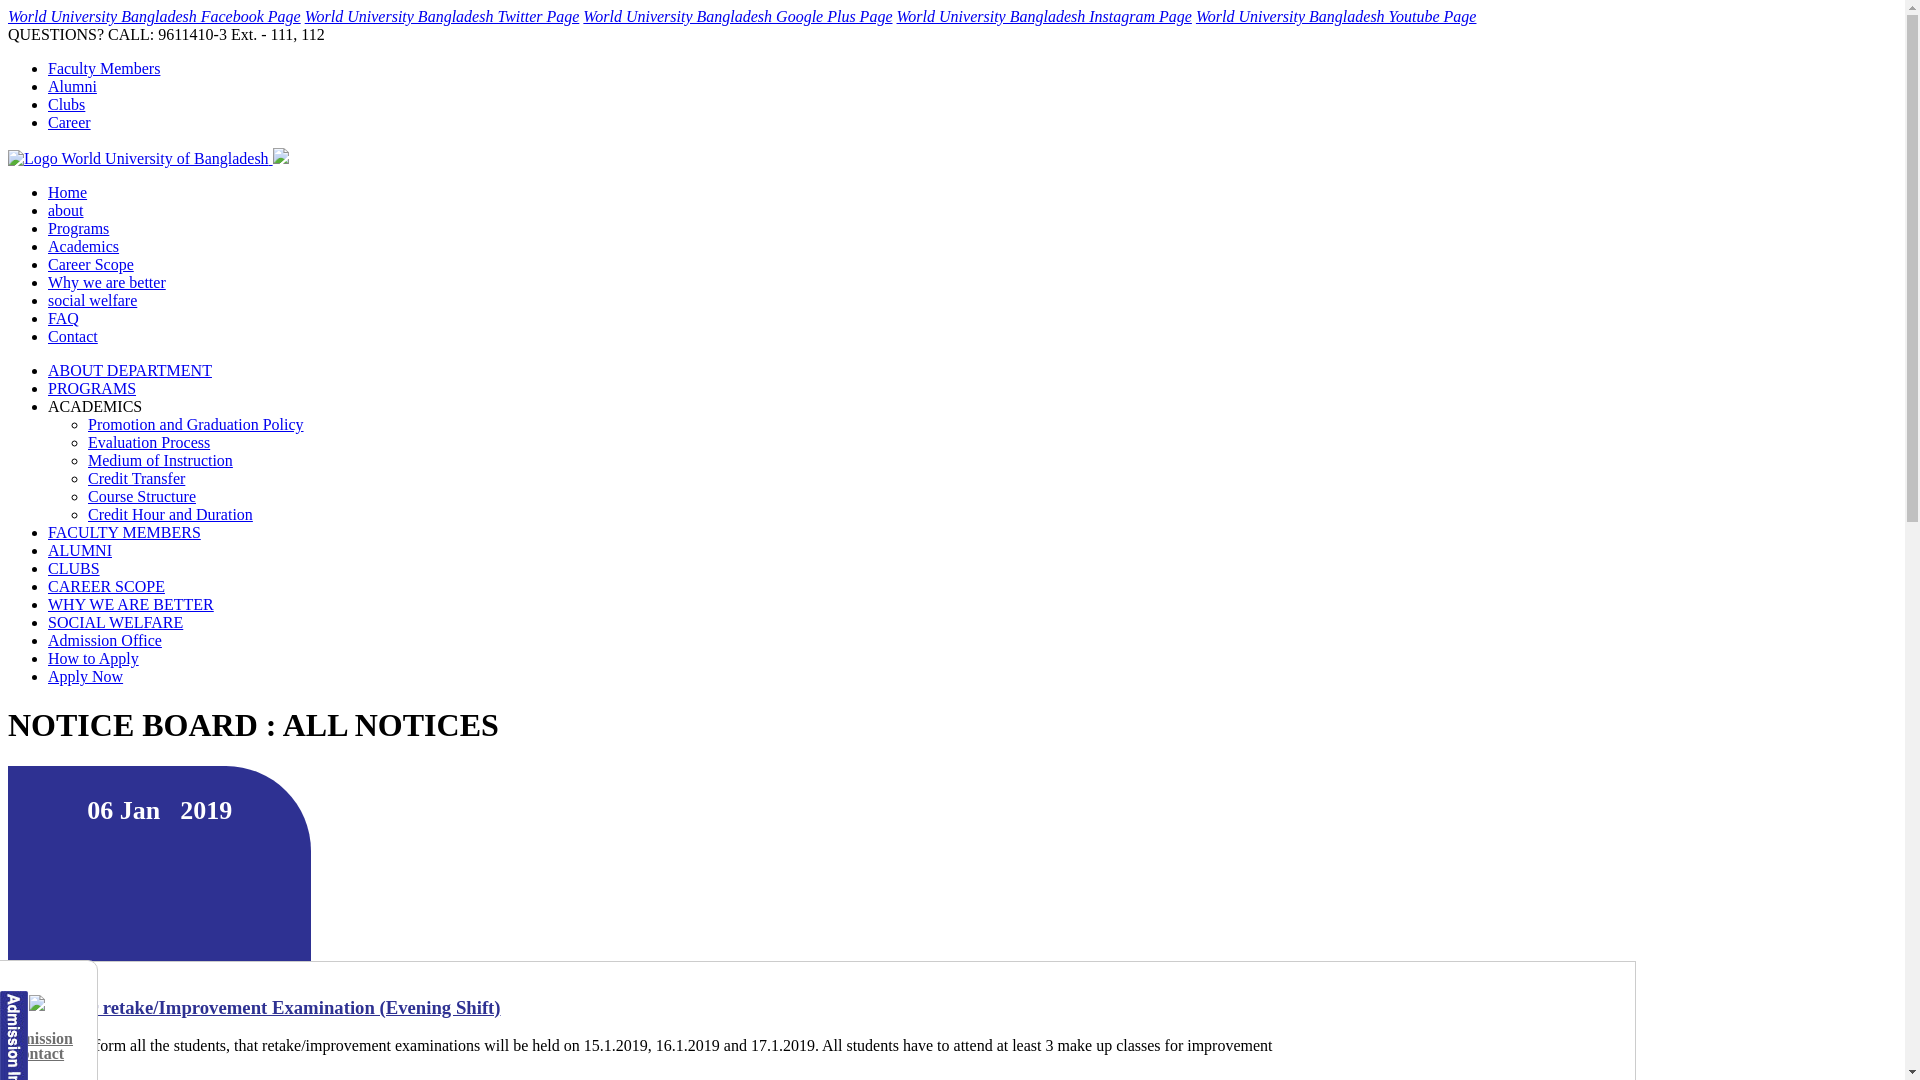 Image resolution: width=1920 pixels, height=1080 pixels. What do you see at coordinates (80, 550) in the screenshot?
I see `'ALUMNI'` at bounding box center [80, 550].